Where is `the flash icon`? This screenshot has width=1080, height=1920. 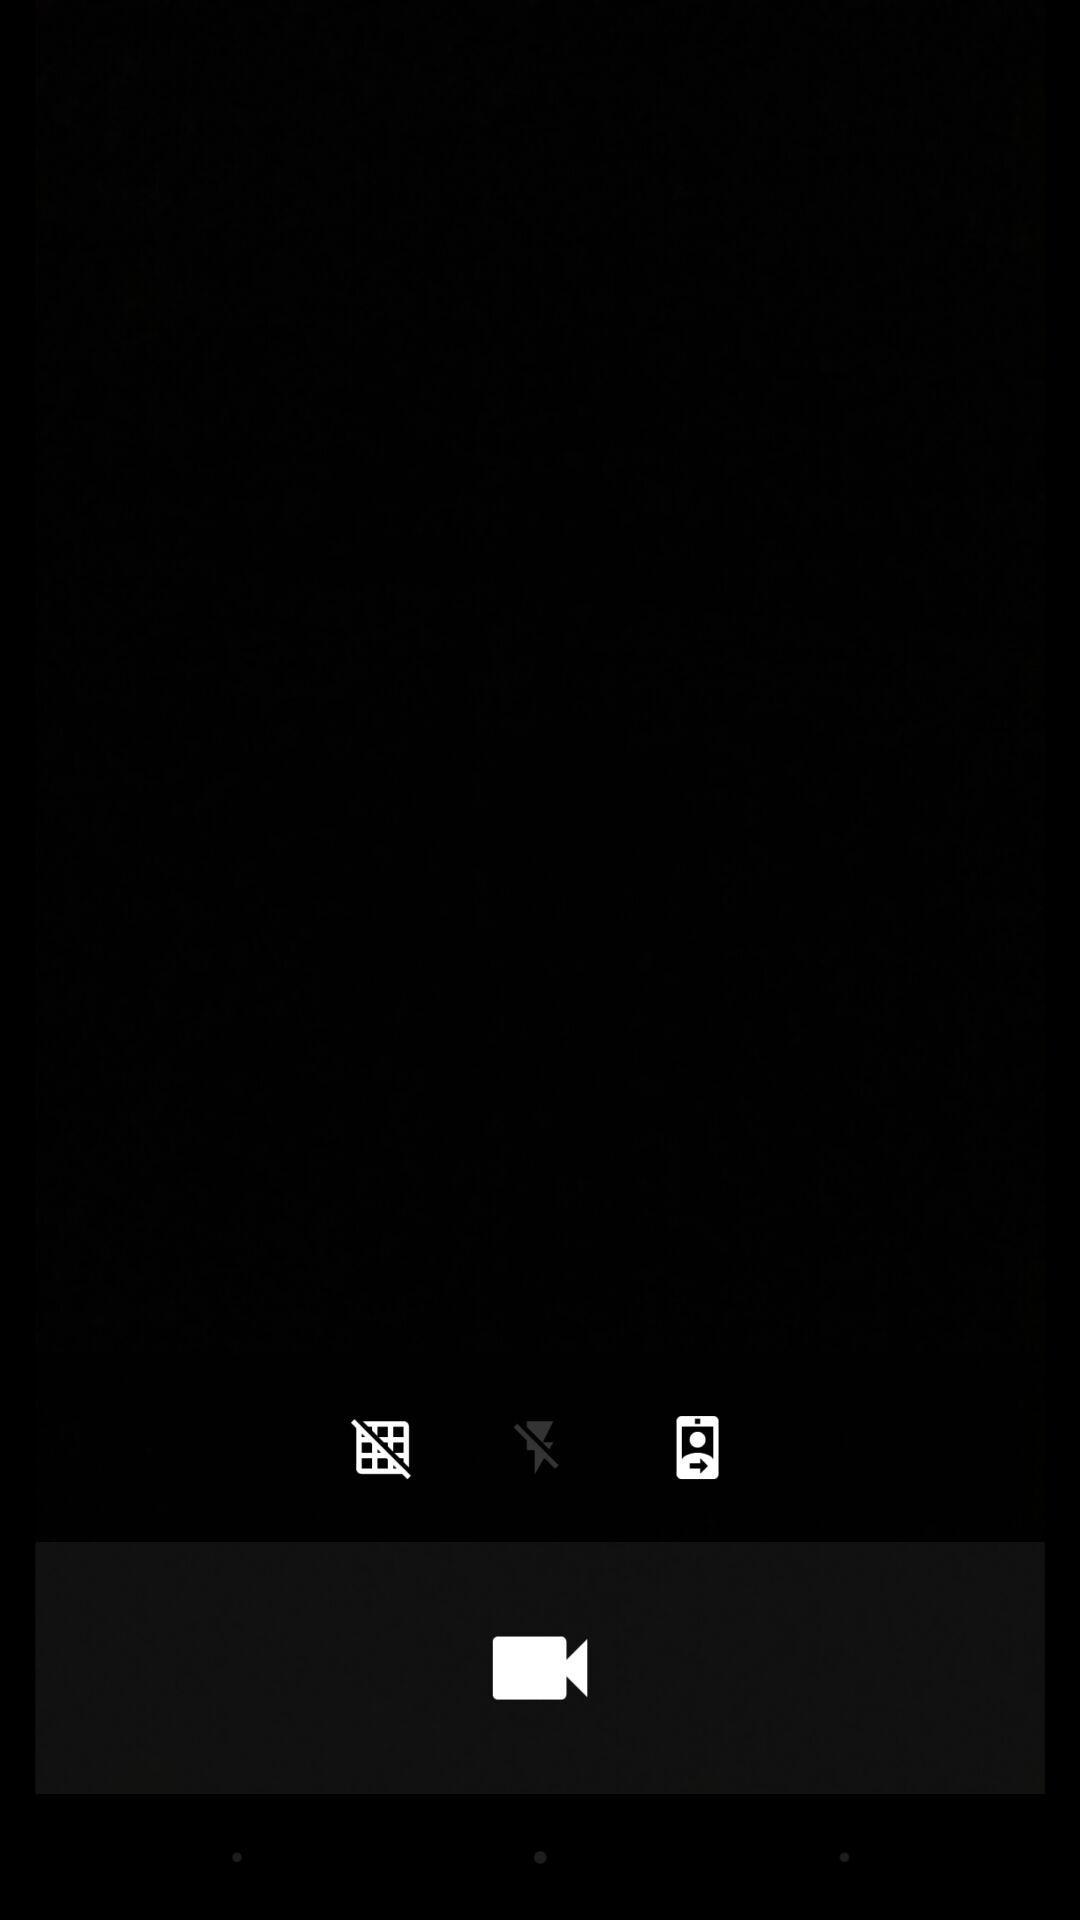 the flash icon is located at coordinates (540, 1447).